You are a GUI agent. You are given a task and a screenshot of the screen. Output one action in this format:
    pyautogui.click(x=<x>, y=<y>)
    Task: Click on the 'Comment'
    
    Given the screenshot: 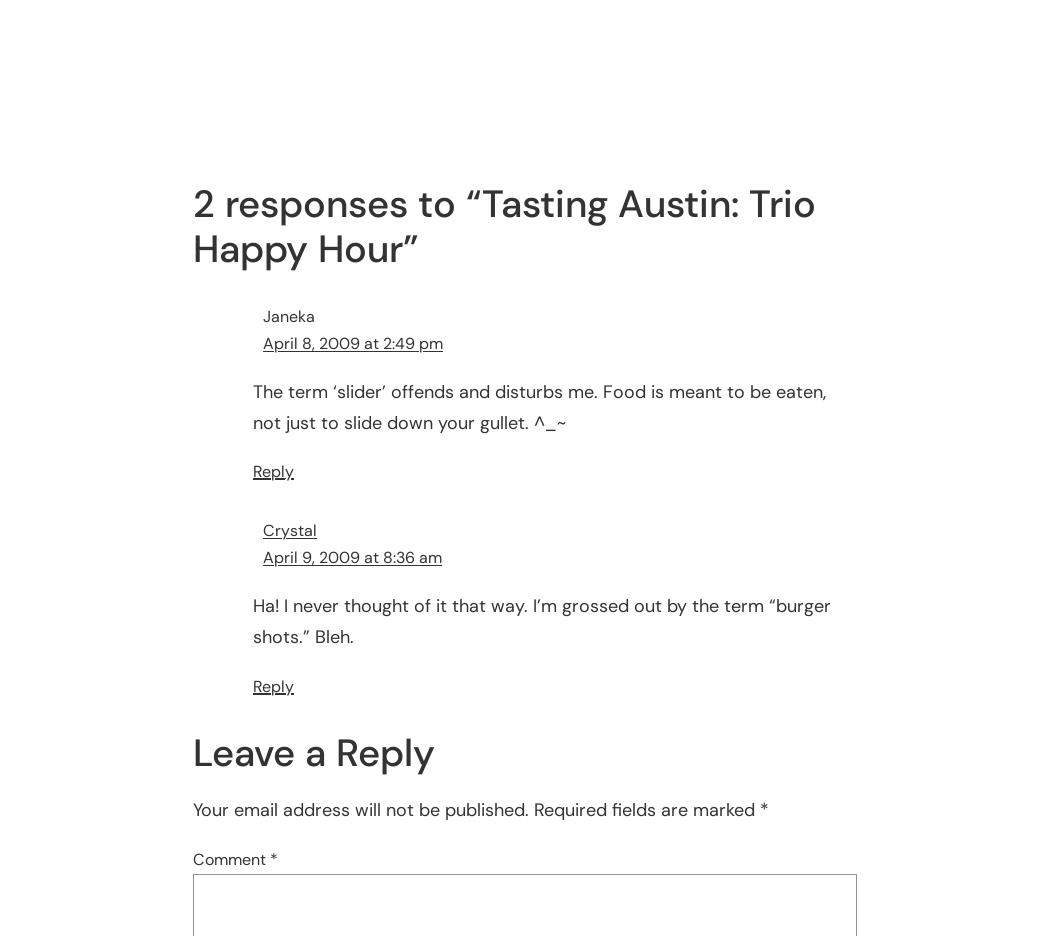 What is the action you would take?
    pyautogui.click(x=231, y=858)
    